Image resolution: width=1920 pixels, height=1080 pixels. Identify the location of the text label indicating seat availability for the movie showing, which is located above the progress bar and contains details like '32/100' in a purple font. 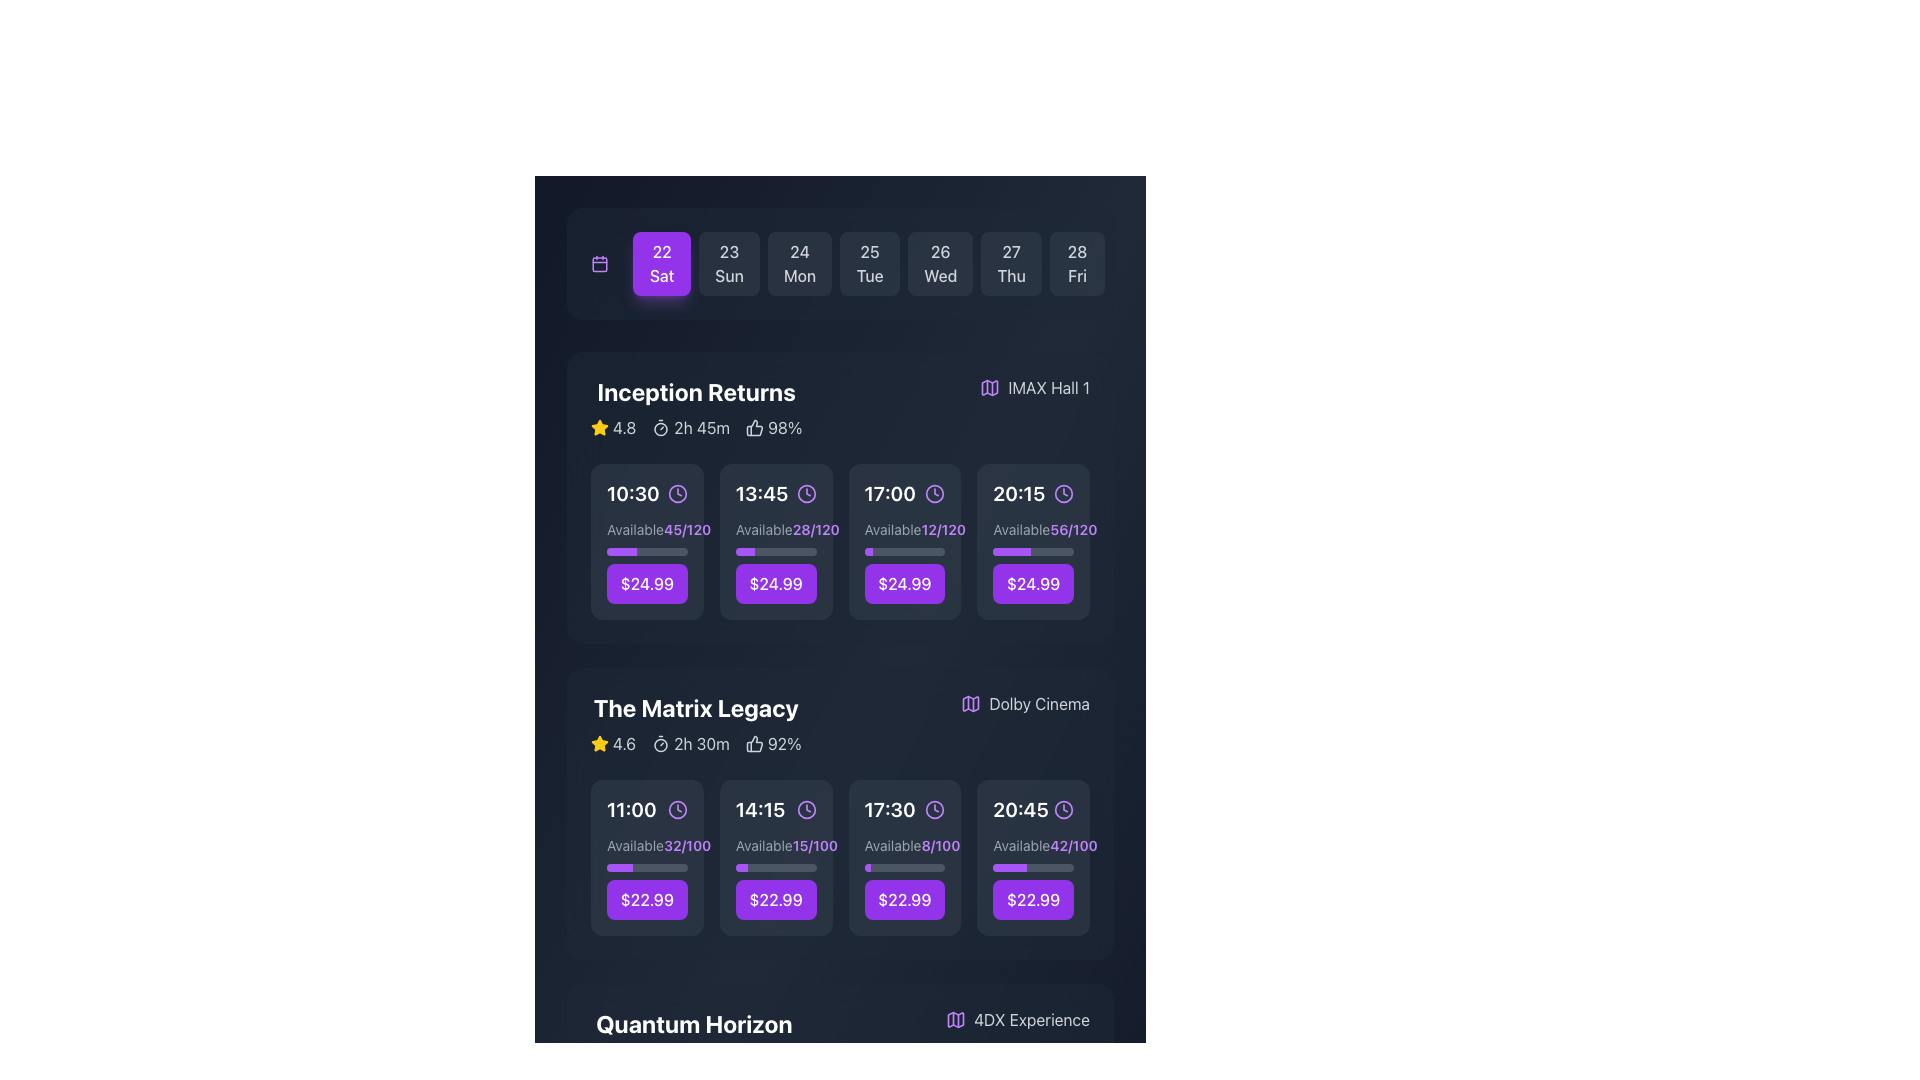
(634, 845).